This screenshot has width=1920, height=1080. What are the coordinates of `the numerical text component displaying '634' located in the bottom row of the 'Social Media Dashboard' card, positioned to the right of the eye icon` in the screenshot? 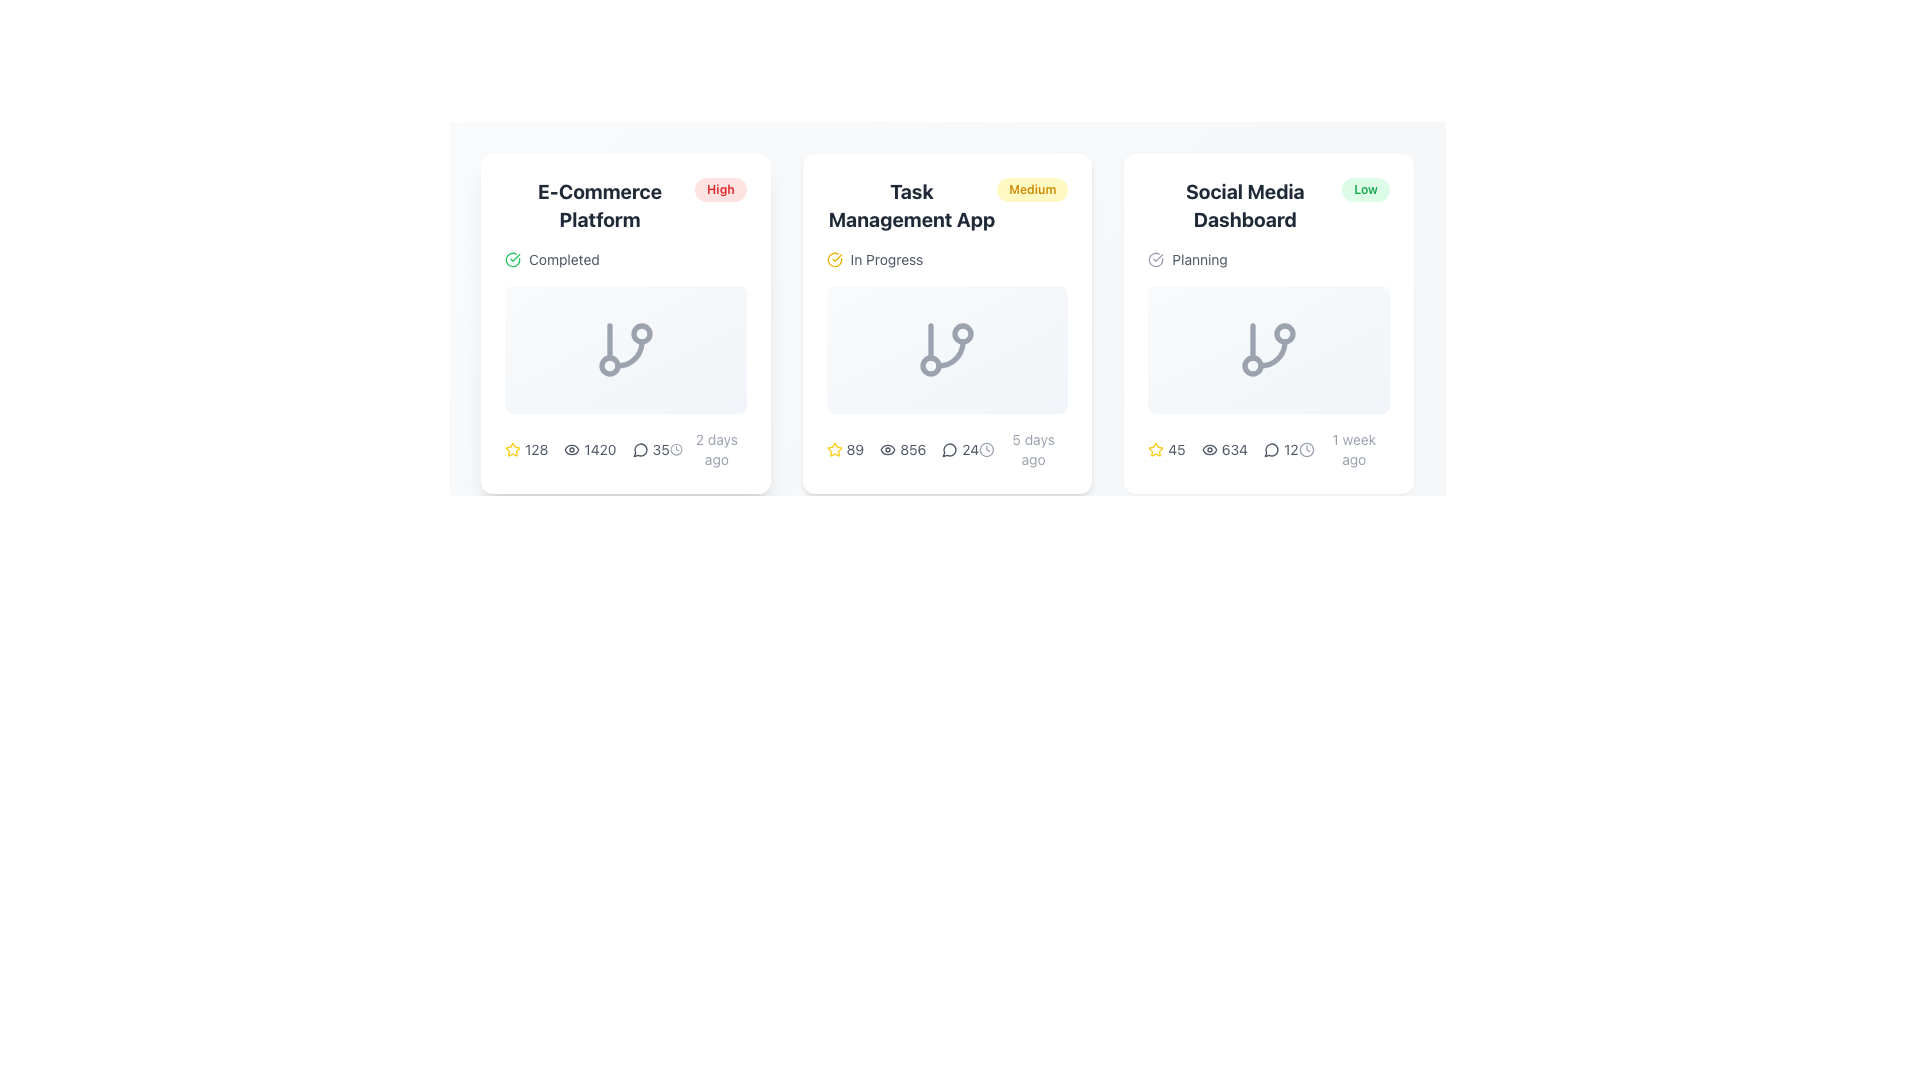 It's located at (1233, 450).